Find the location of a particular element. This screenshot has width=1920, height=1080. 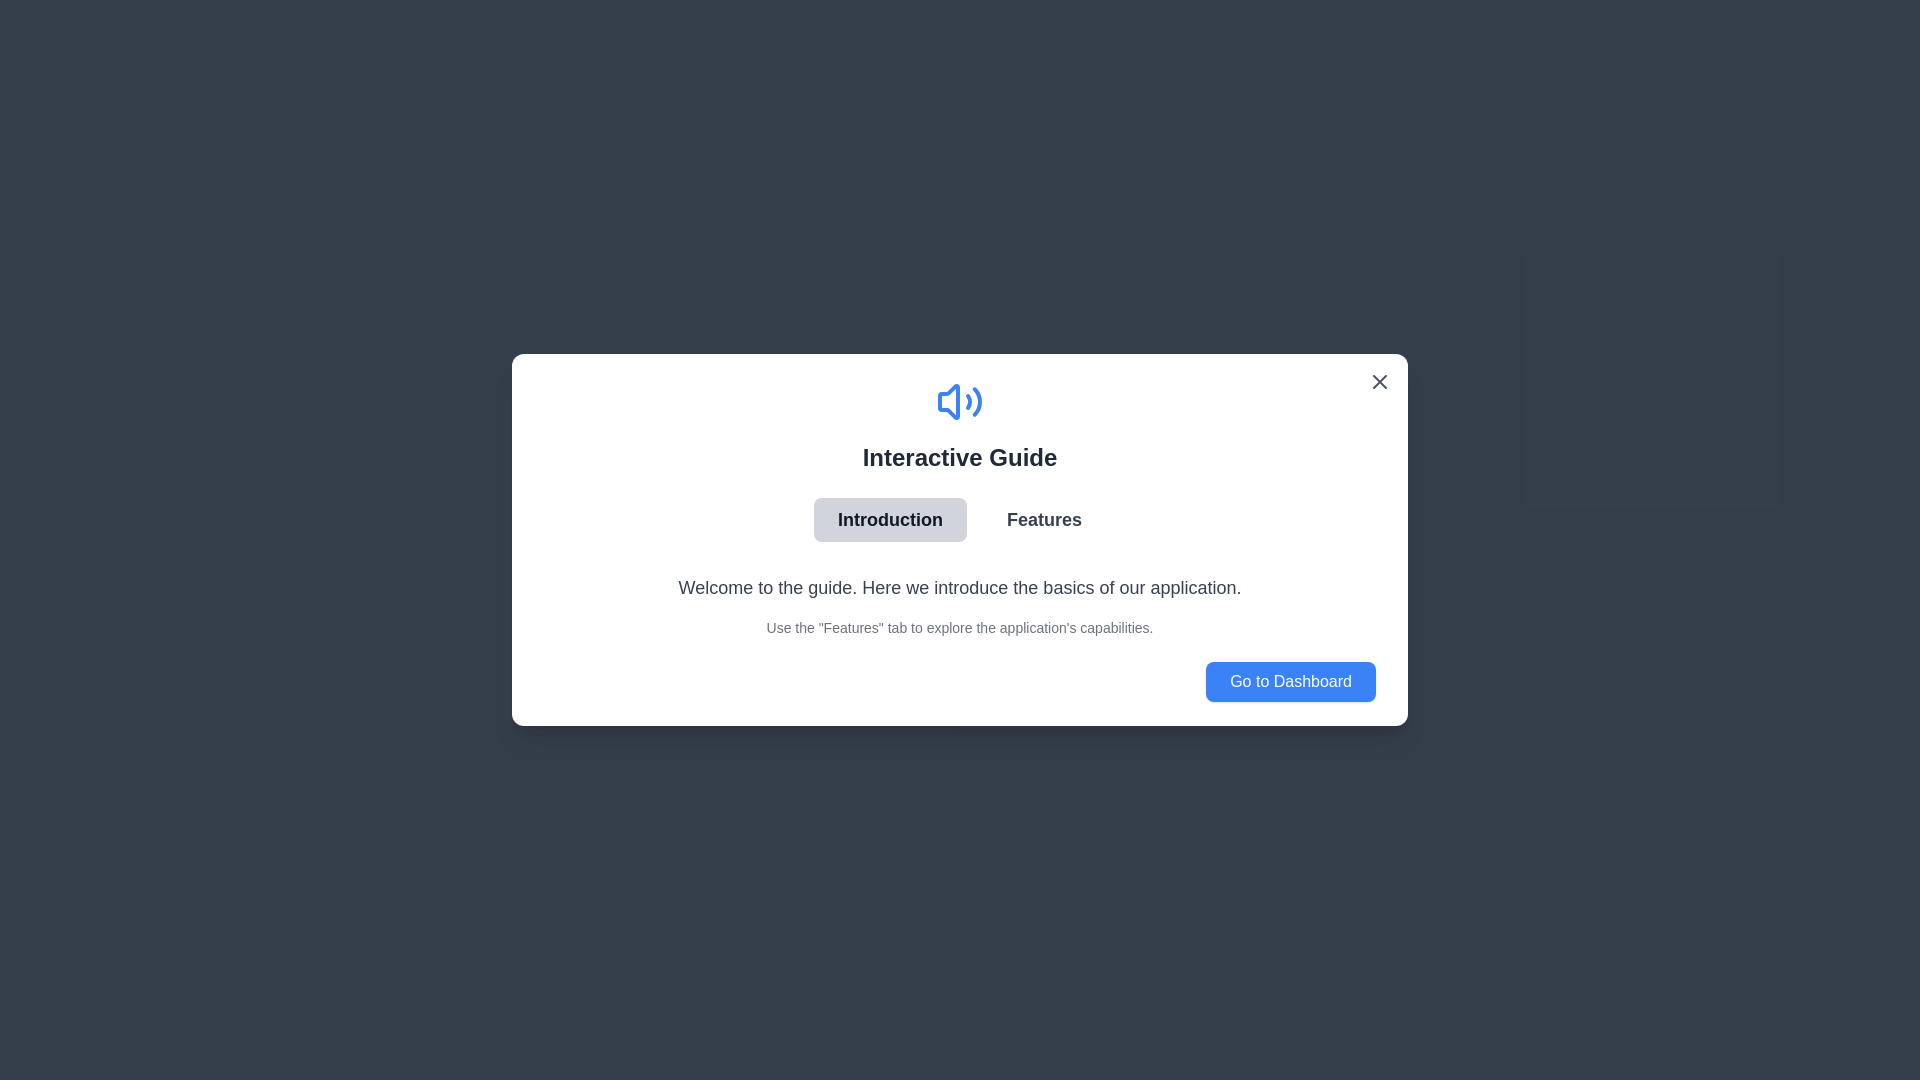

the blue hollow outline speaker icon located above the 'Interactive Guide' text, which is part of the volume control icon set is located at coordinates (948, 401).